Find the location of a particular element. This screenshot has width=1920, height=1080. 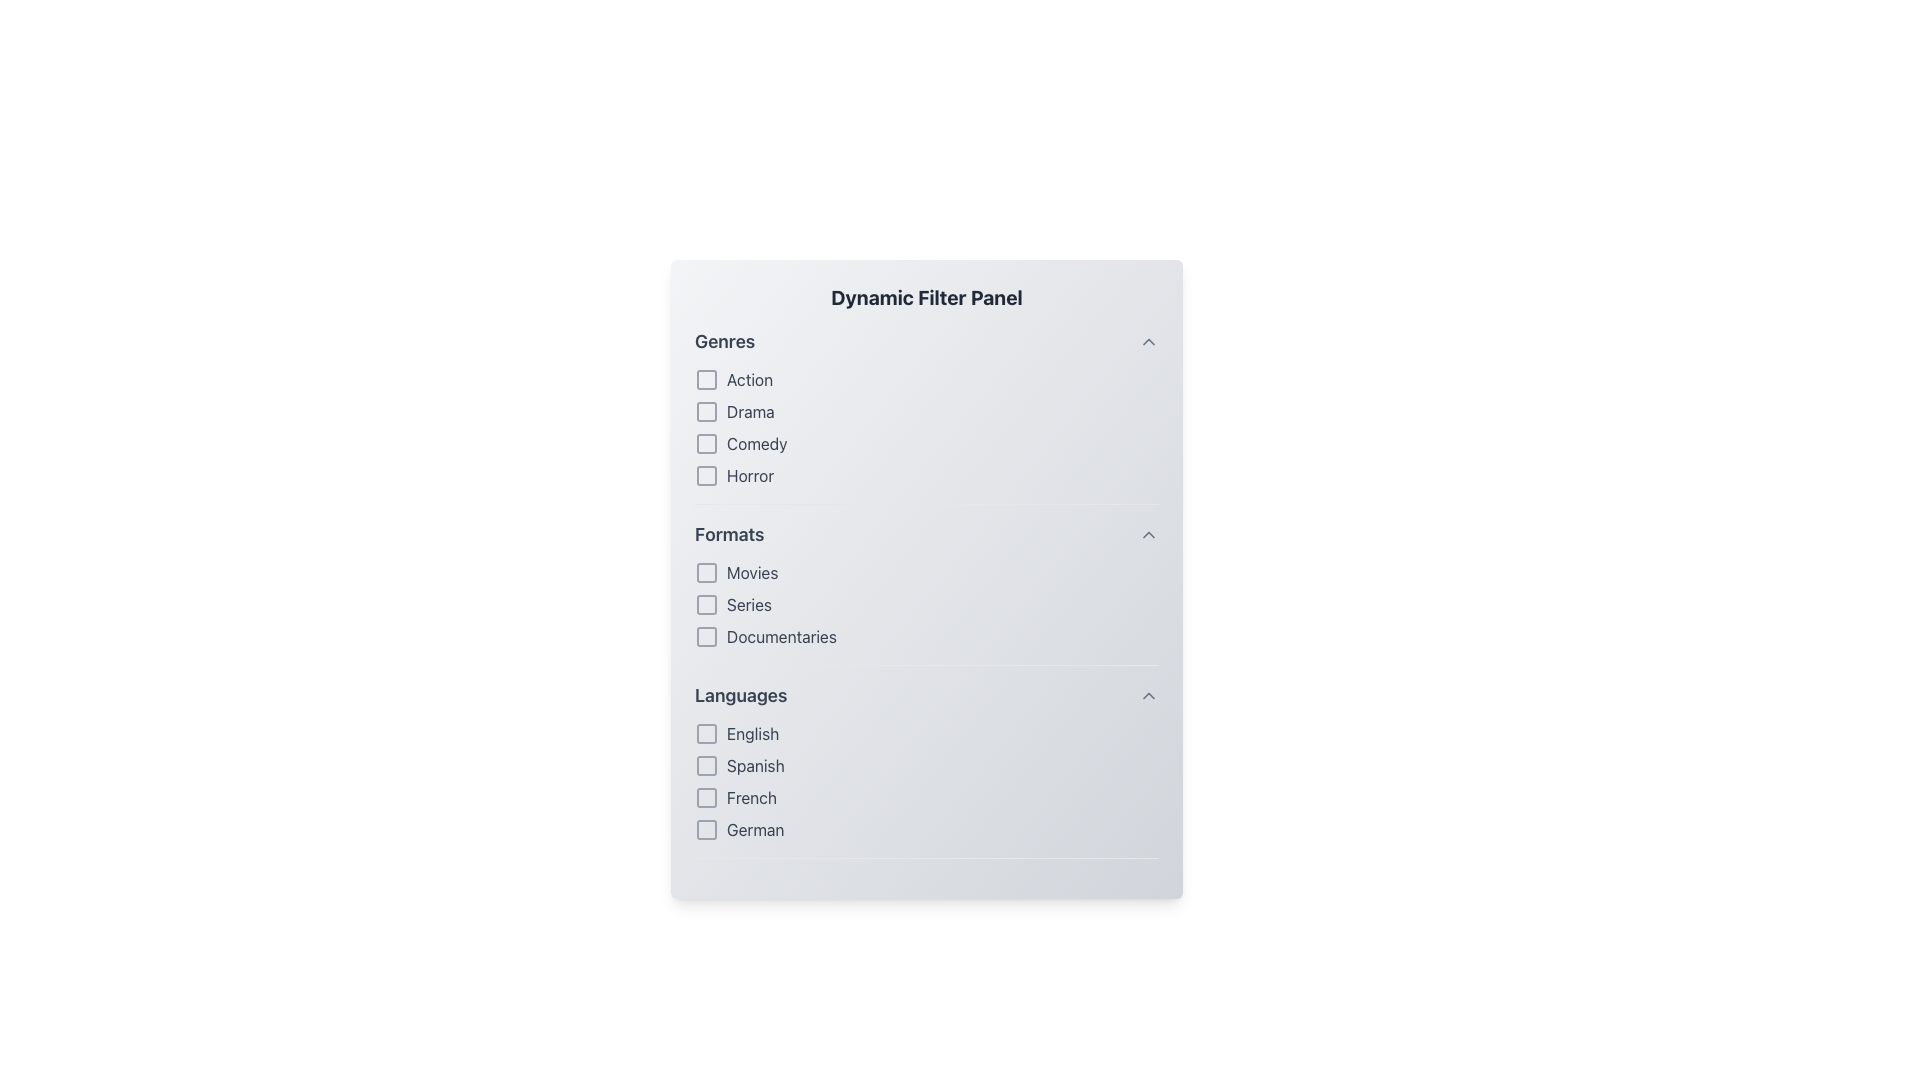

the checkbox for 'German' in the 'Languages' section is located at coordinates (706, 829).